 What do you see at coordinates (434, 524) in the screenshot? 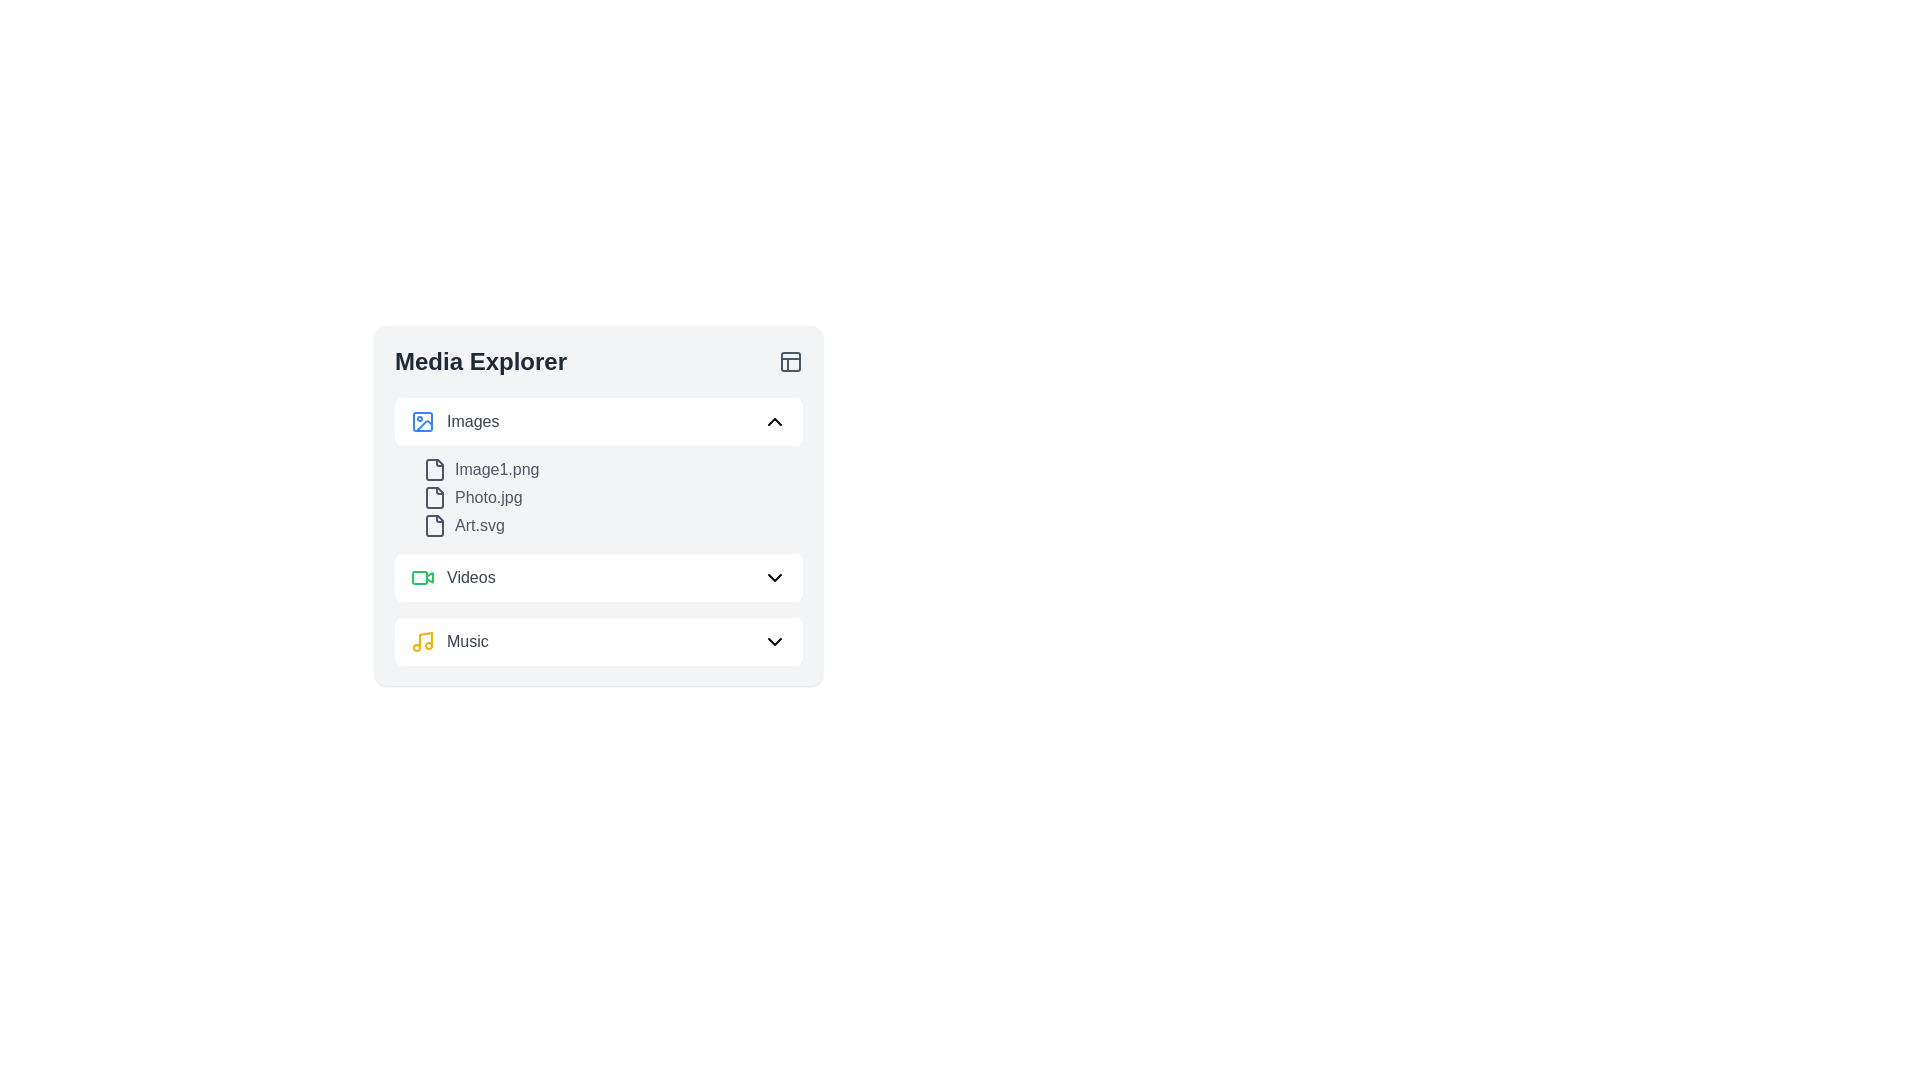
I see `the document icon representing 'Art.svg' in the 'Media Explorer' interface, which is the first element in the group` at bounding box center [434, 524].